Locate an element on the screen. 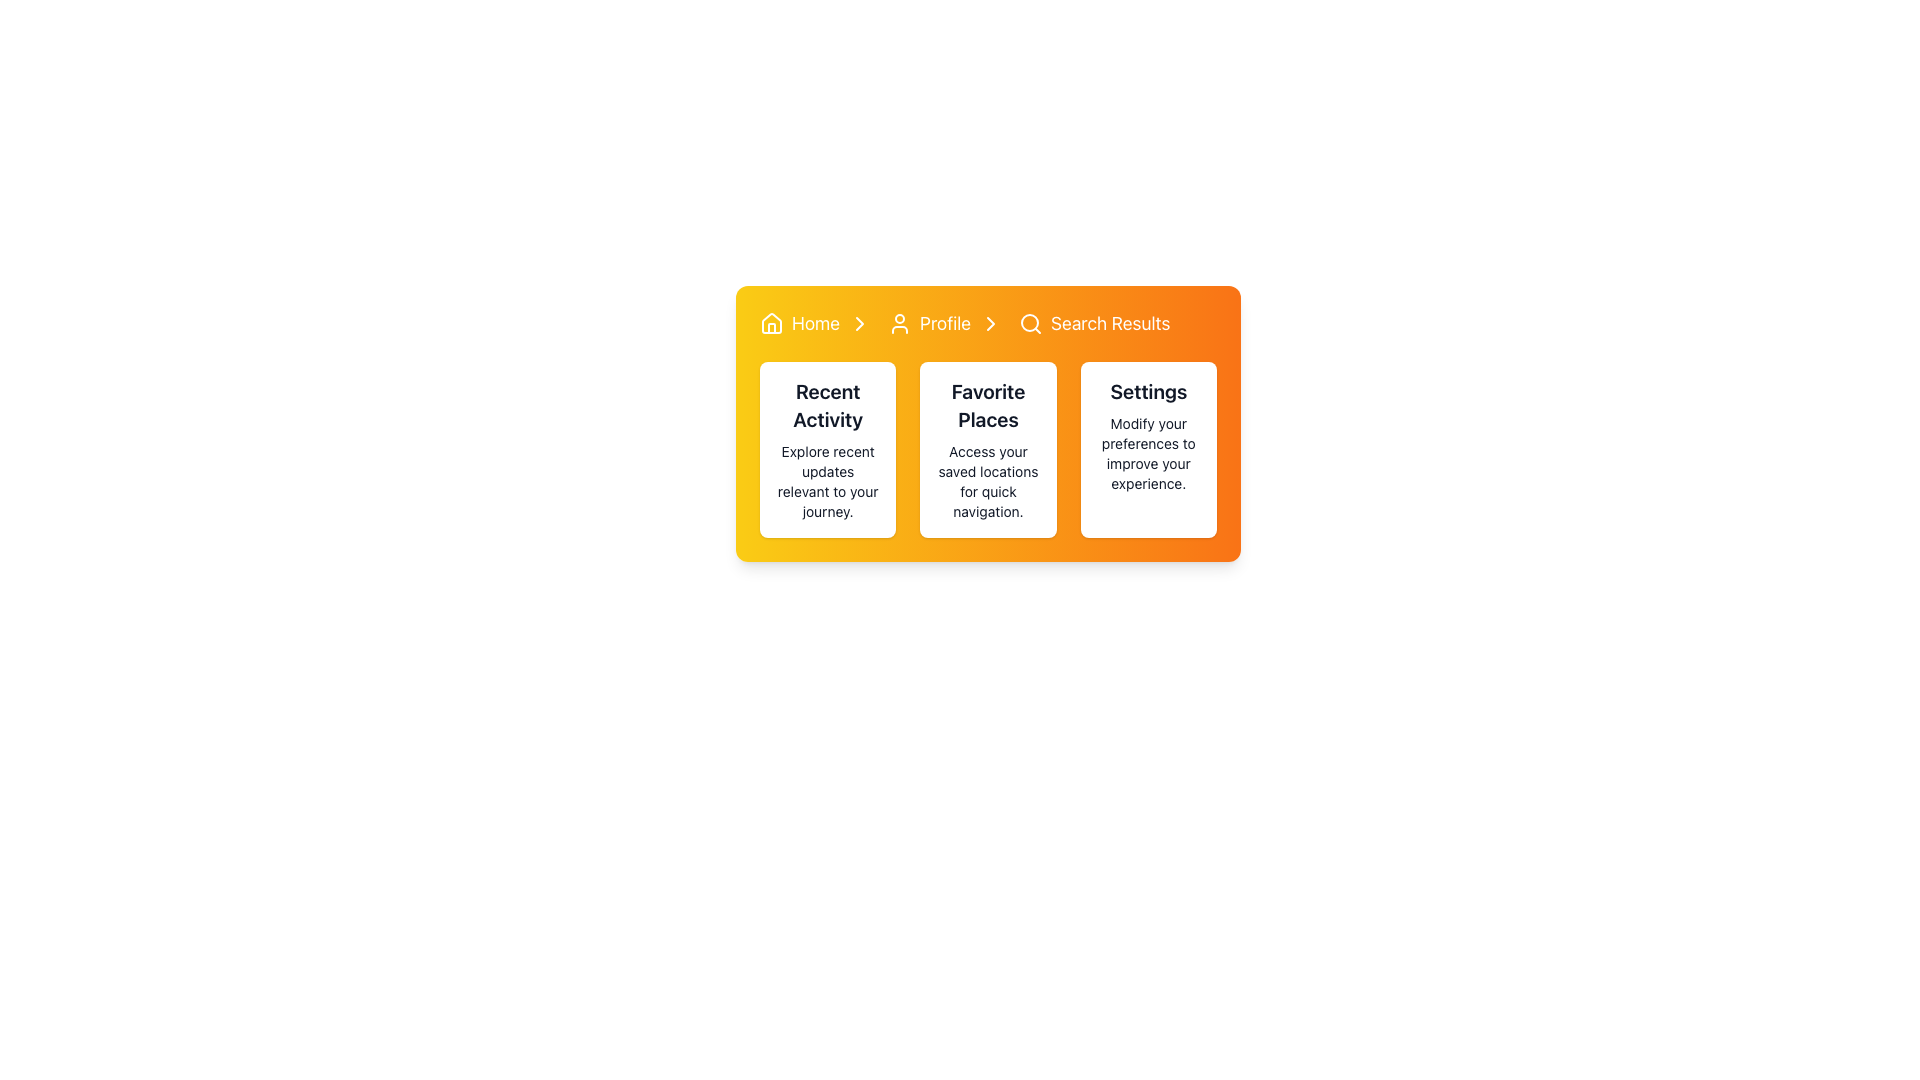 This screenshot has height=1080, width=1920. the 'Search Results' clickable text link in the top navigation bar is located at coordinates (1109, 323).